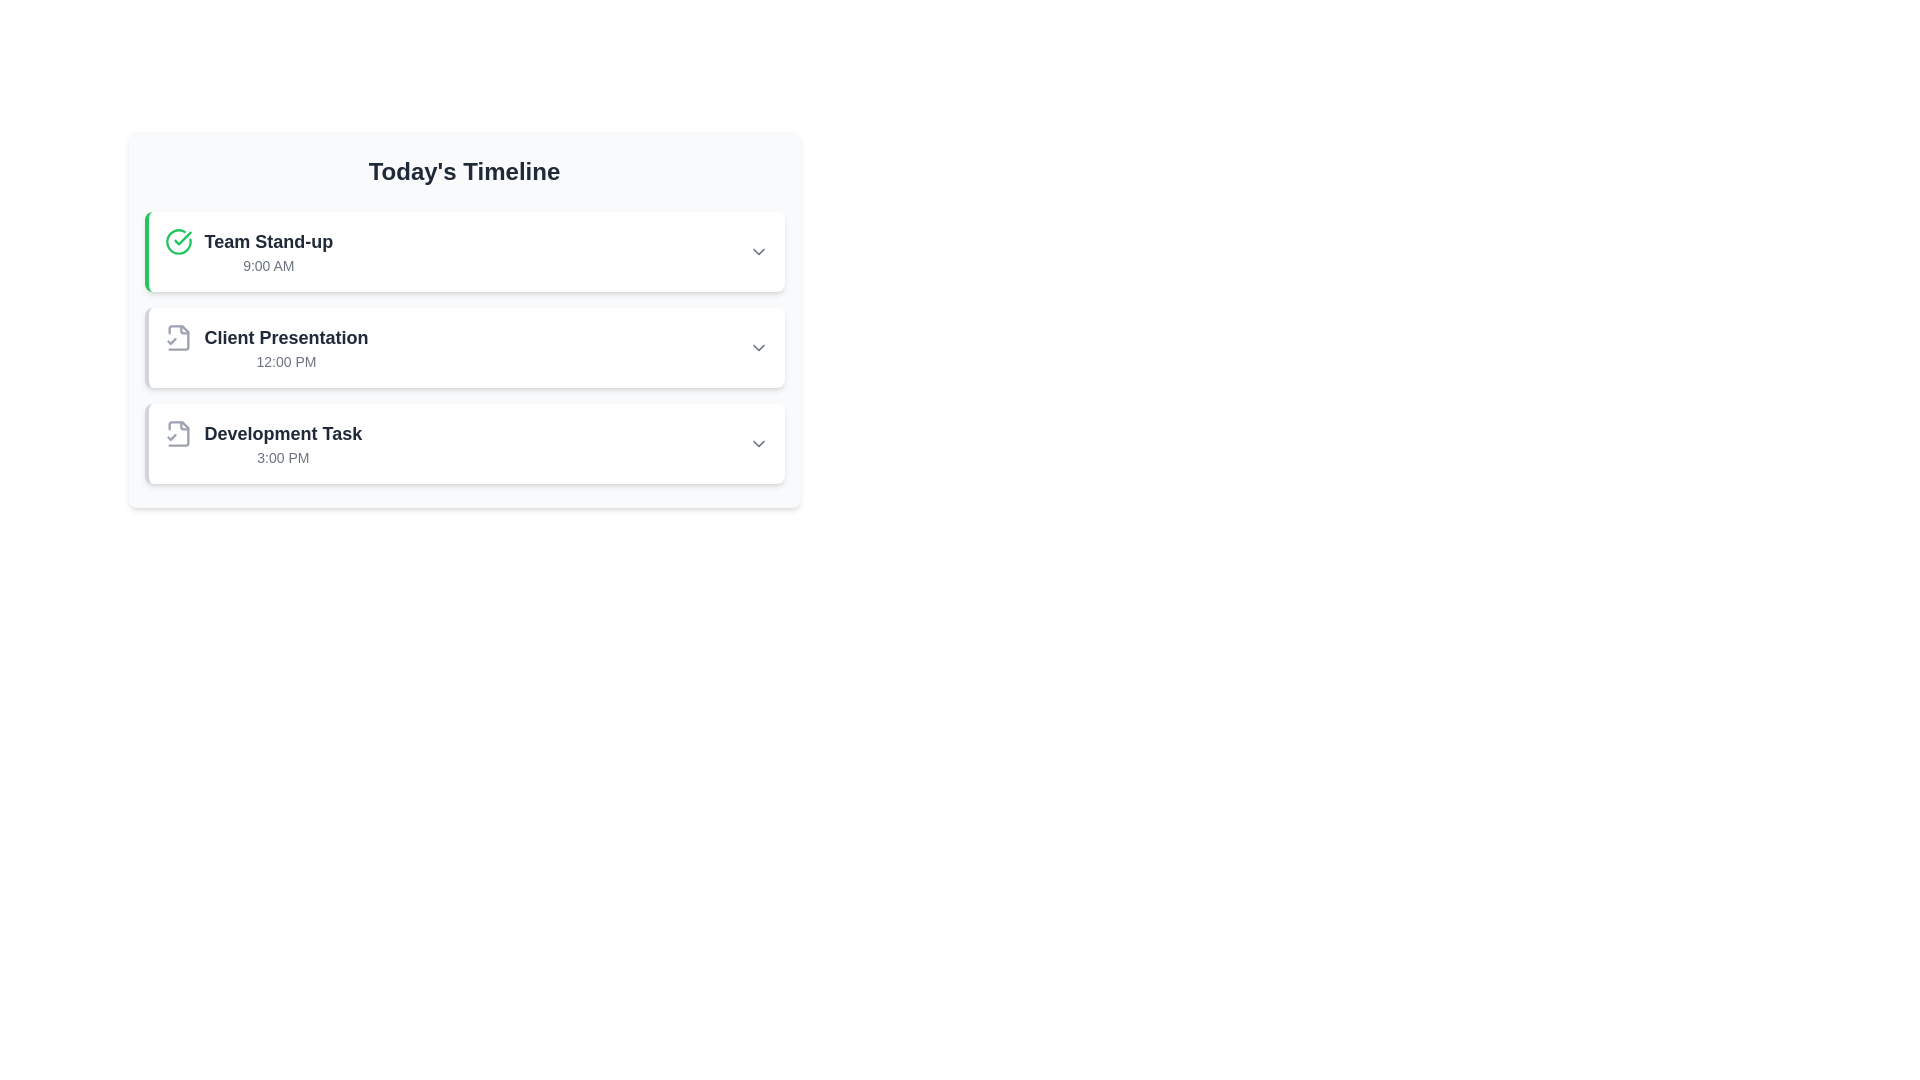  Describe the element at coordinates (262, 442) in the screenshot. I see `the timeline entry labeled 'Development Task' scheduled for '3:00 PM', which is the third item in the vertical list titled 'Today's Timeline'` at that location.